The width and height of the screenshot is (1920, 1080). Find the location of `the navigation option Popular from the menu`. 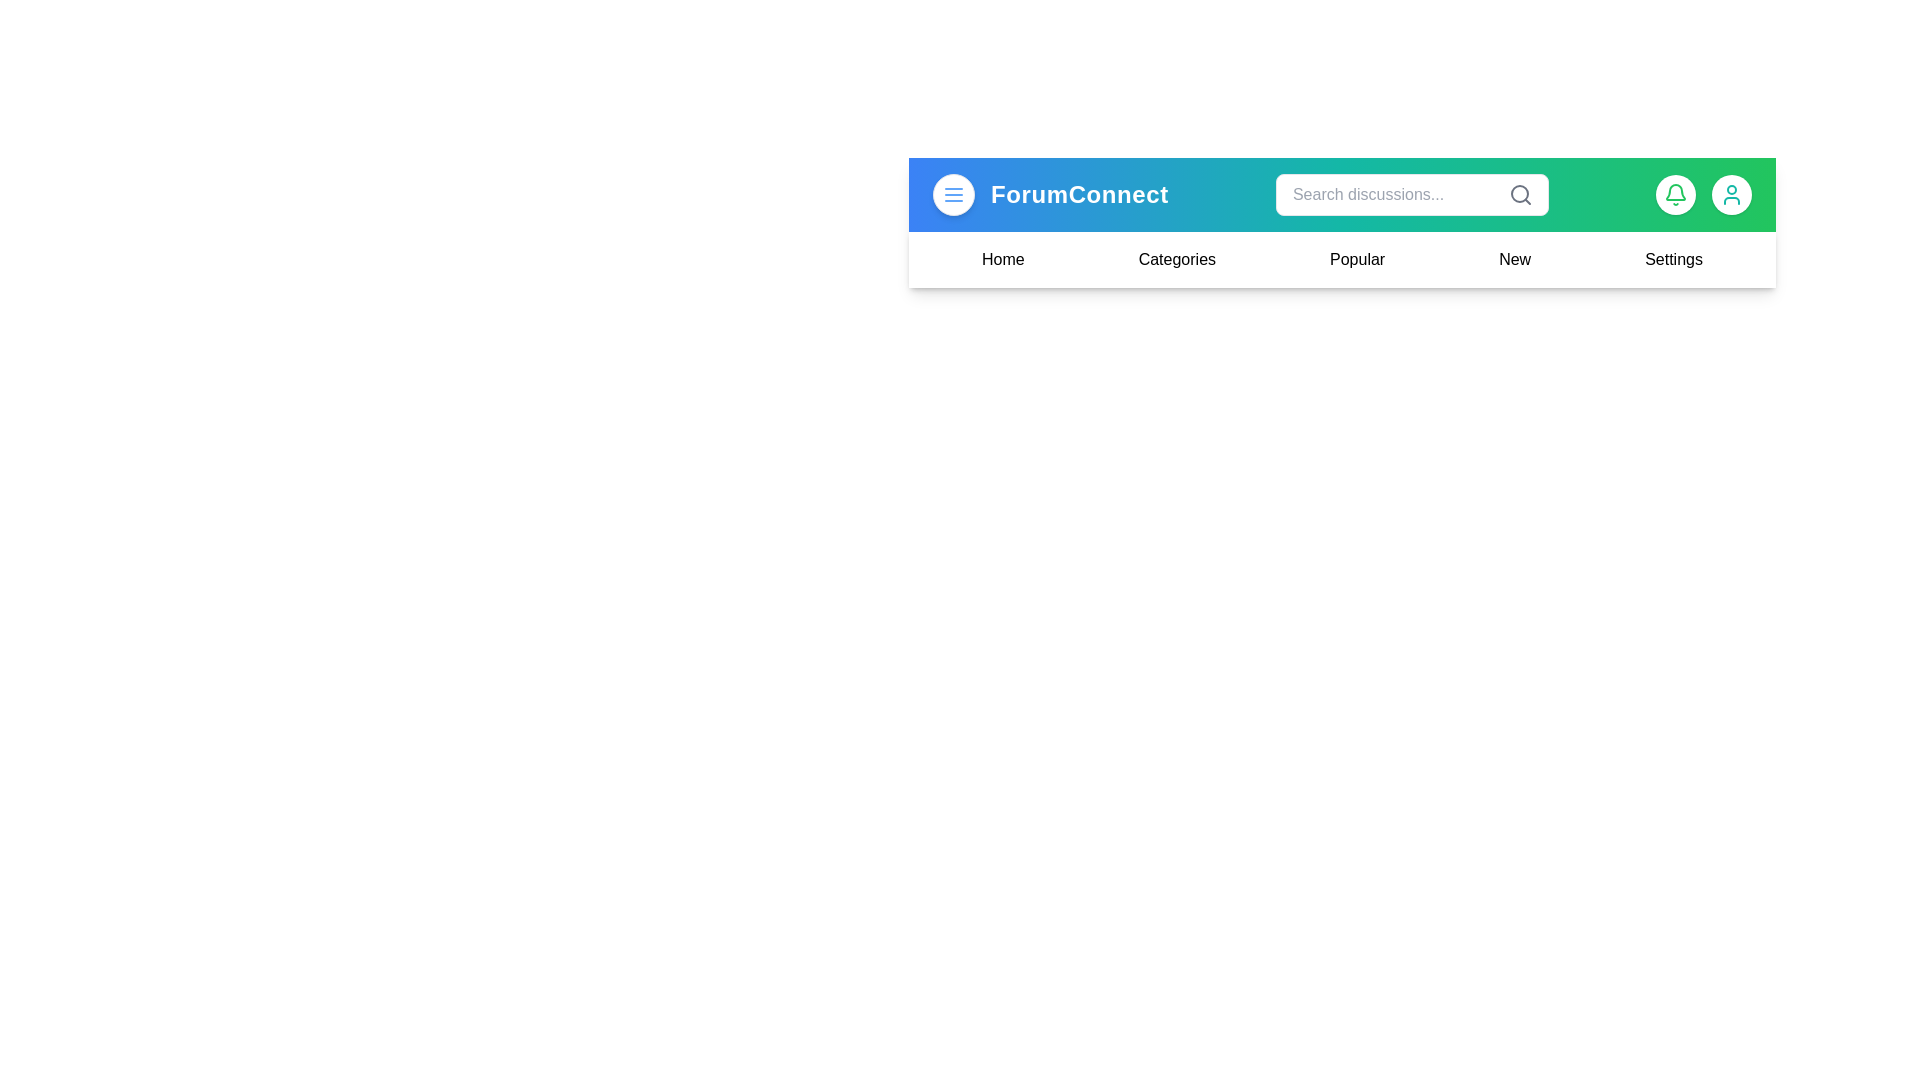

the navigation option Popular from the menu is located at coordinates (1357, 258).